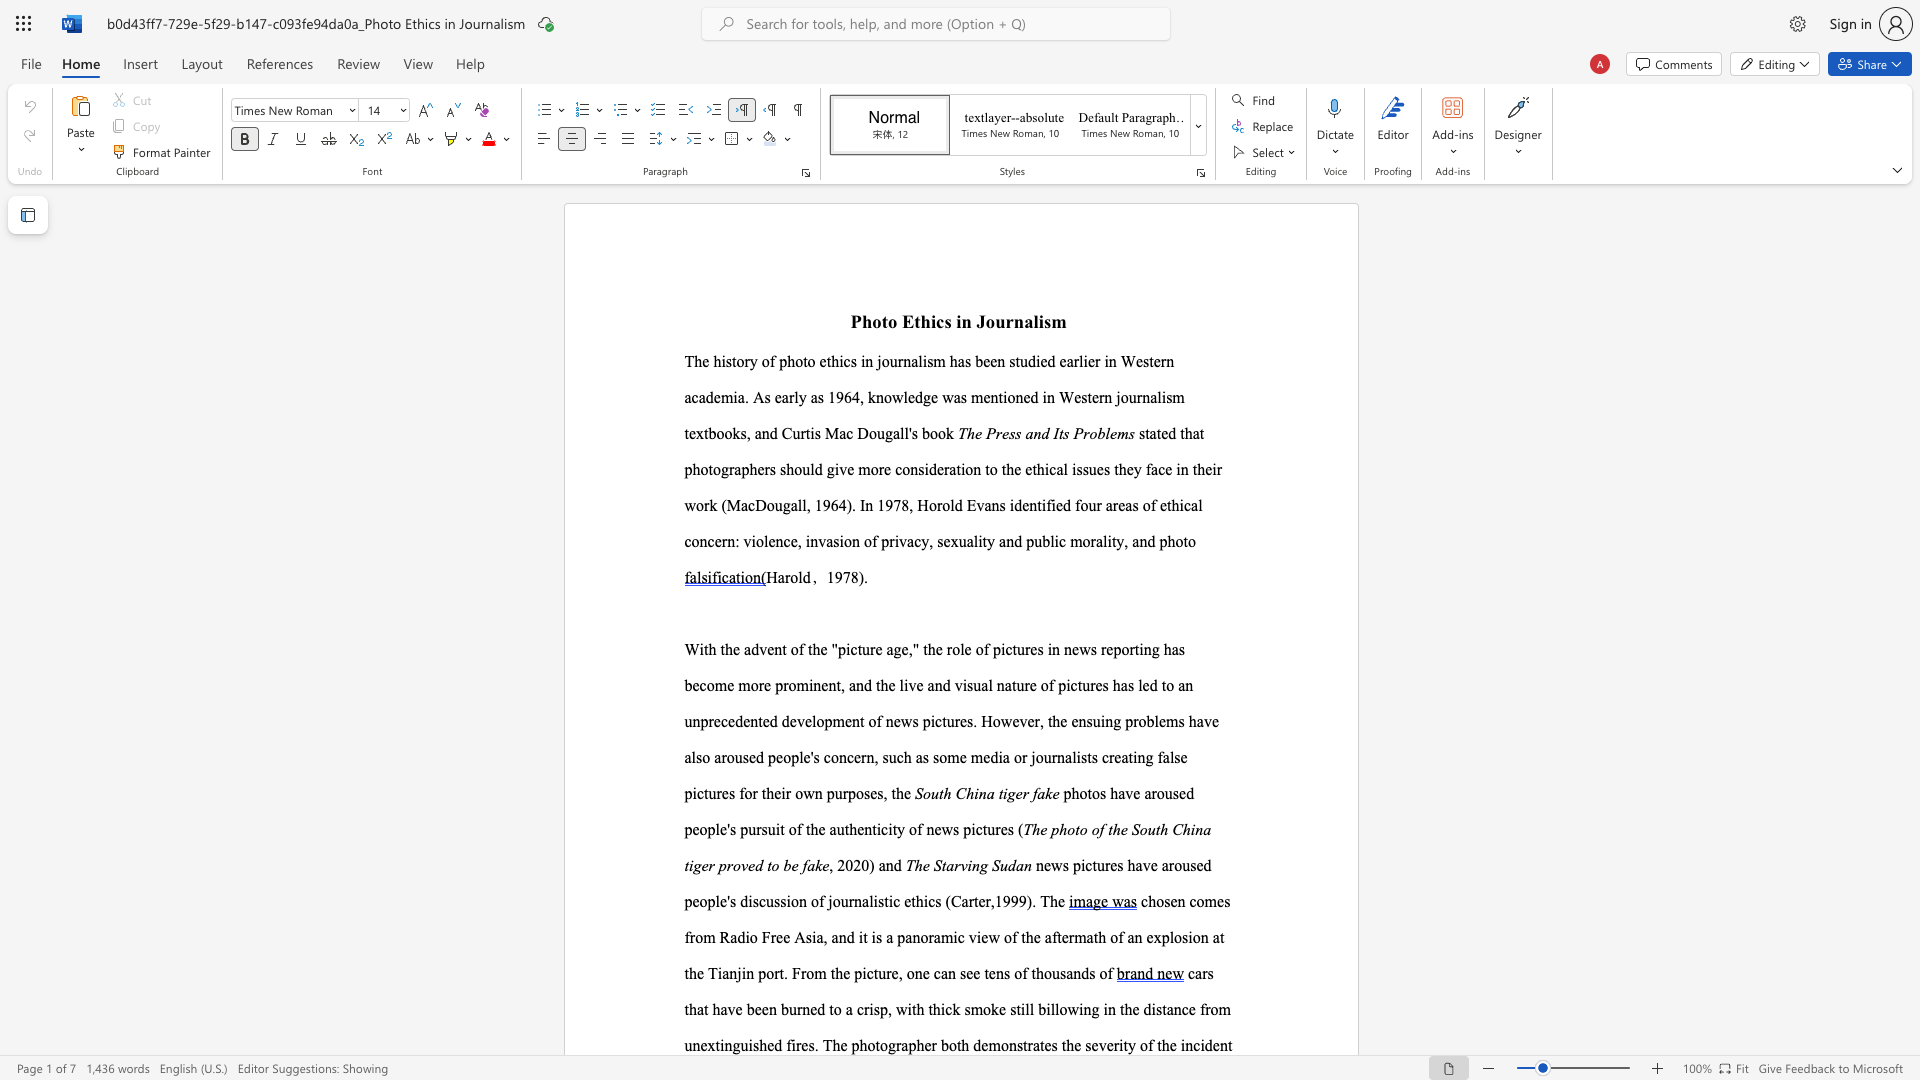 Image resolution: width=1920 pixels, height=1080 pixels. Describe the element at coordinates (695, 937) in the screenshot. I see `the subset text "om Radio Free Asia, and it is a panoramic view of the aftermath of an explosion at the Tianjin port. From the picture, one ca" within the text "comes from Radio Free Asia, and it is a panoramic view of the aftermath of an explosion at the Tianjin port. From the picture, one can see tens of thousands of"` at that location.